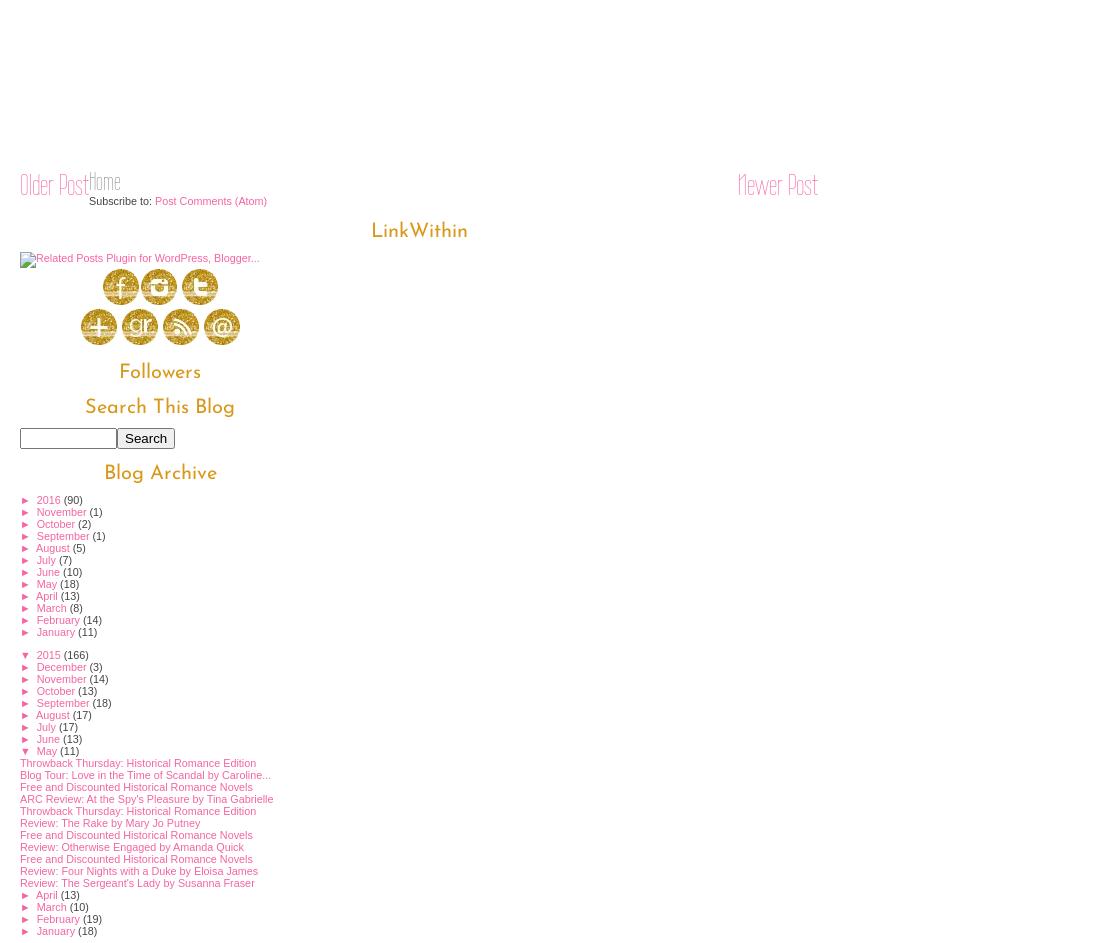 The width and height of the screenshot is (1108, 943). I want to click on 'Older Post', so click(53, 182).